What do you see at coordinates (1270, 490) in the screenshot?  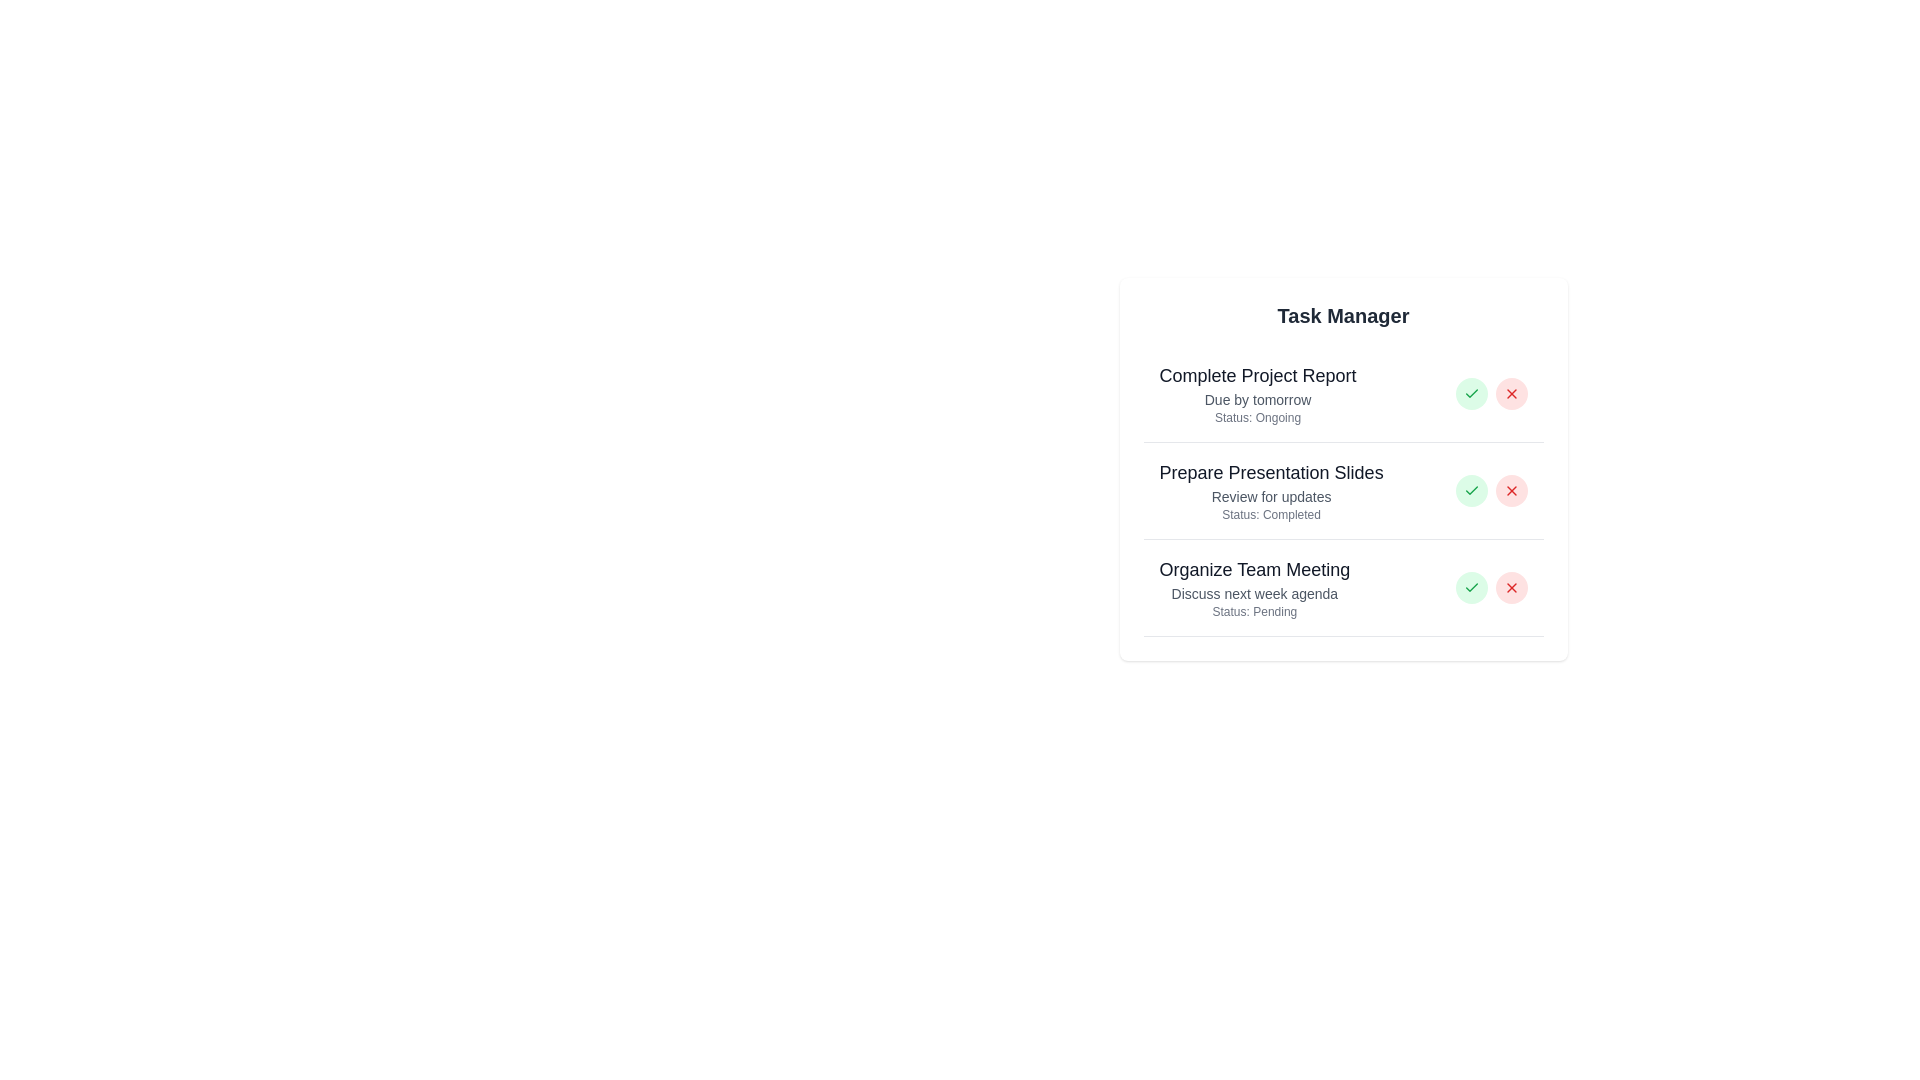 I see `information displayed in the Textual Content Block titled 'Prepare Presentation Slides', which includes the subtitle 'Review for updates' and the status 'Status: Completed'` at bounding box center [1270, 490].